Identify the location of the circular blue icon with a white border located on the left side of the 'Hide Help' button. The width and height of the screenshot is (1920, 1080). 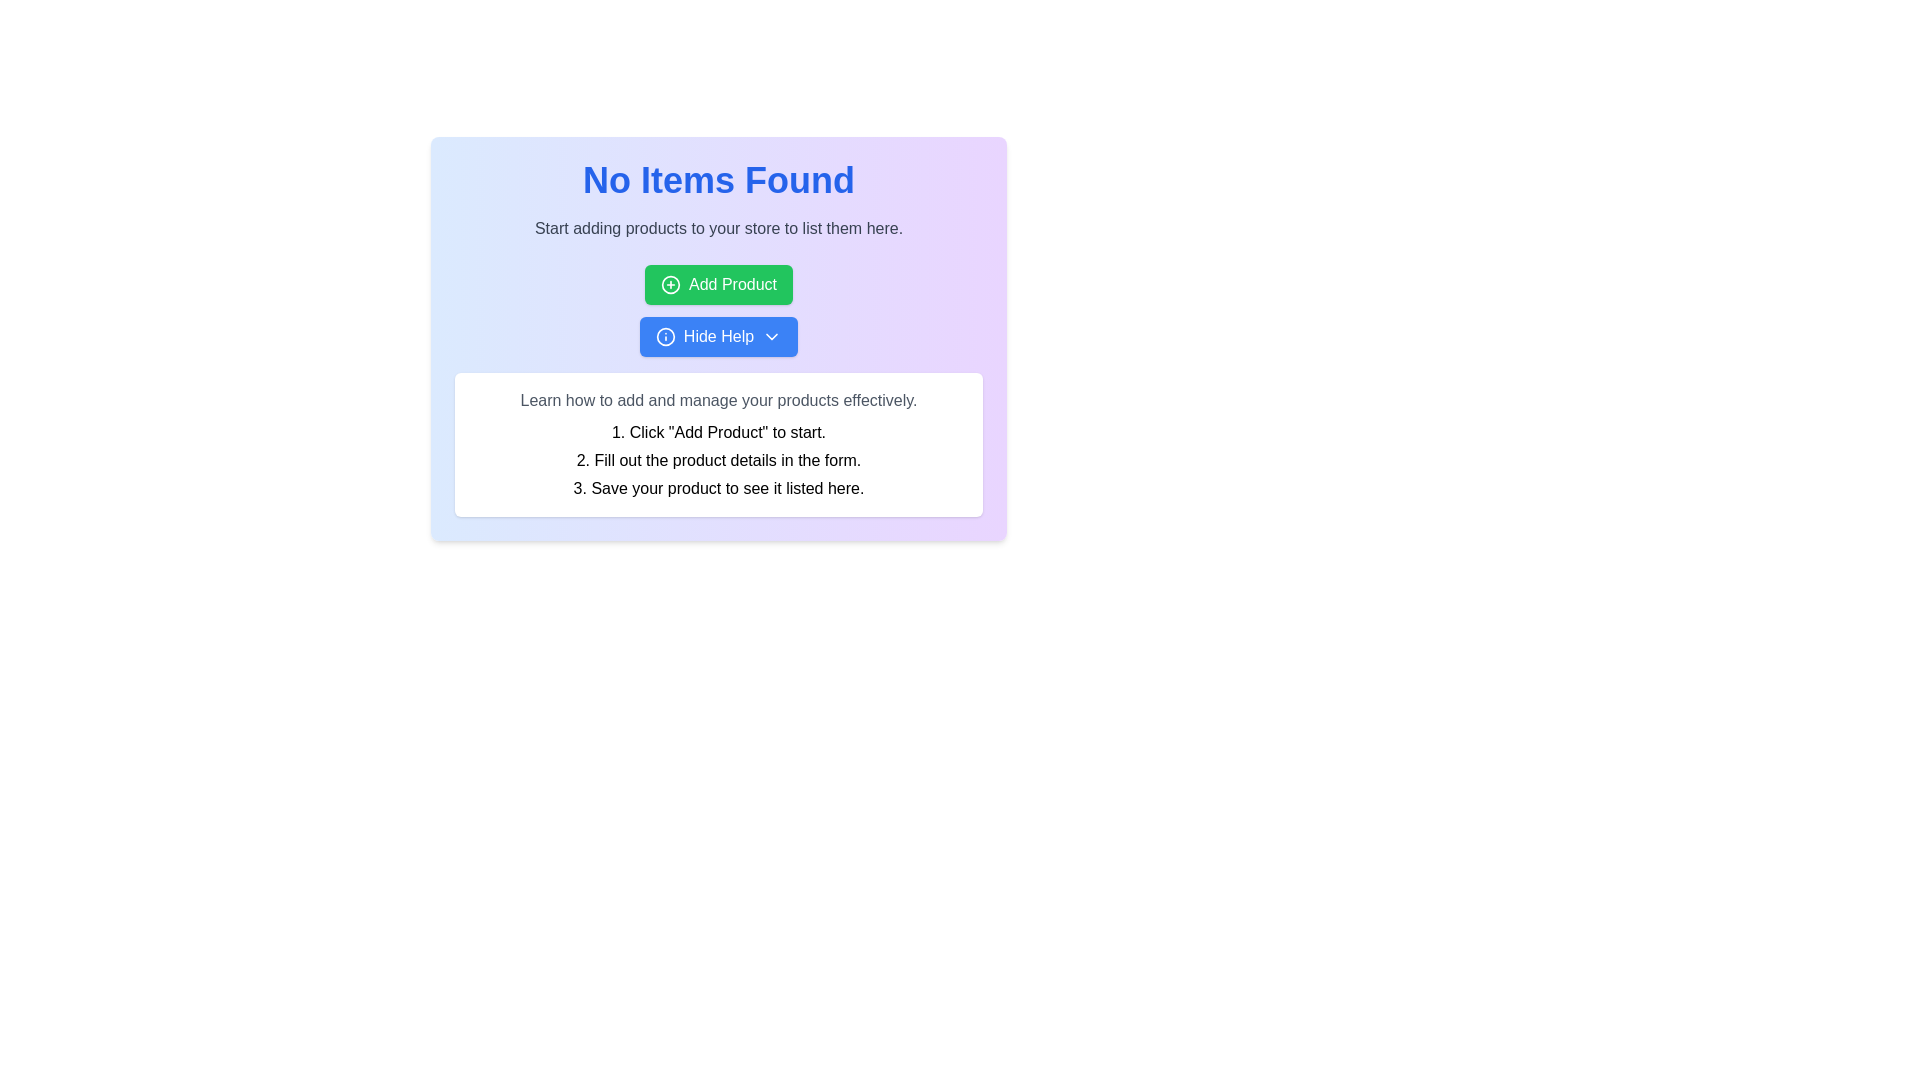
(665, 335).